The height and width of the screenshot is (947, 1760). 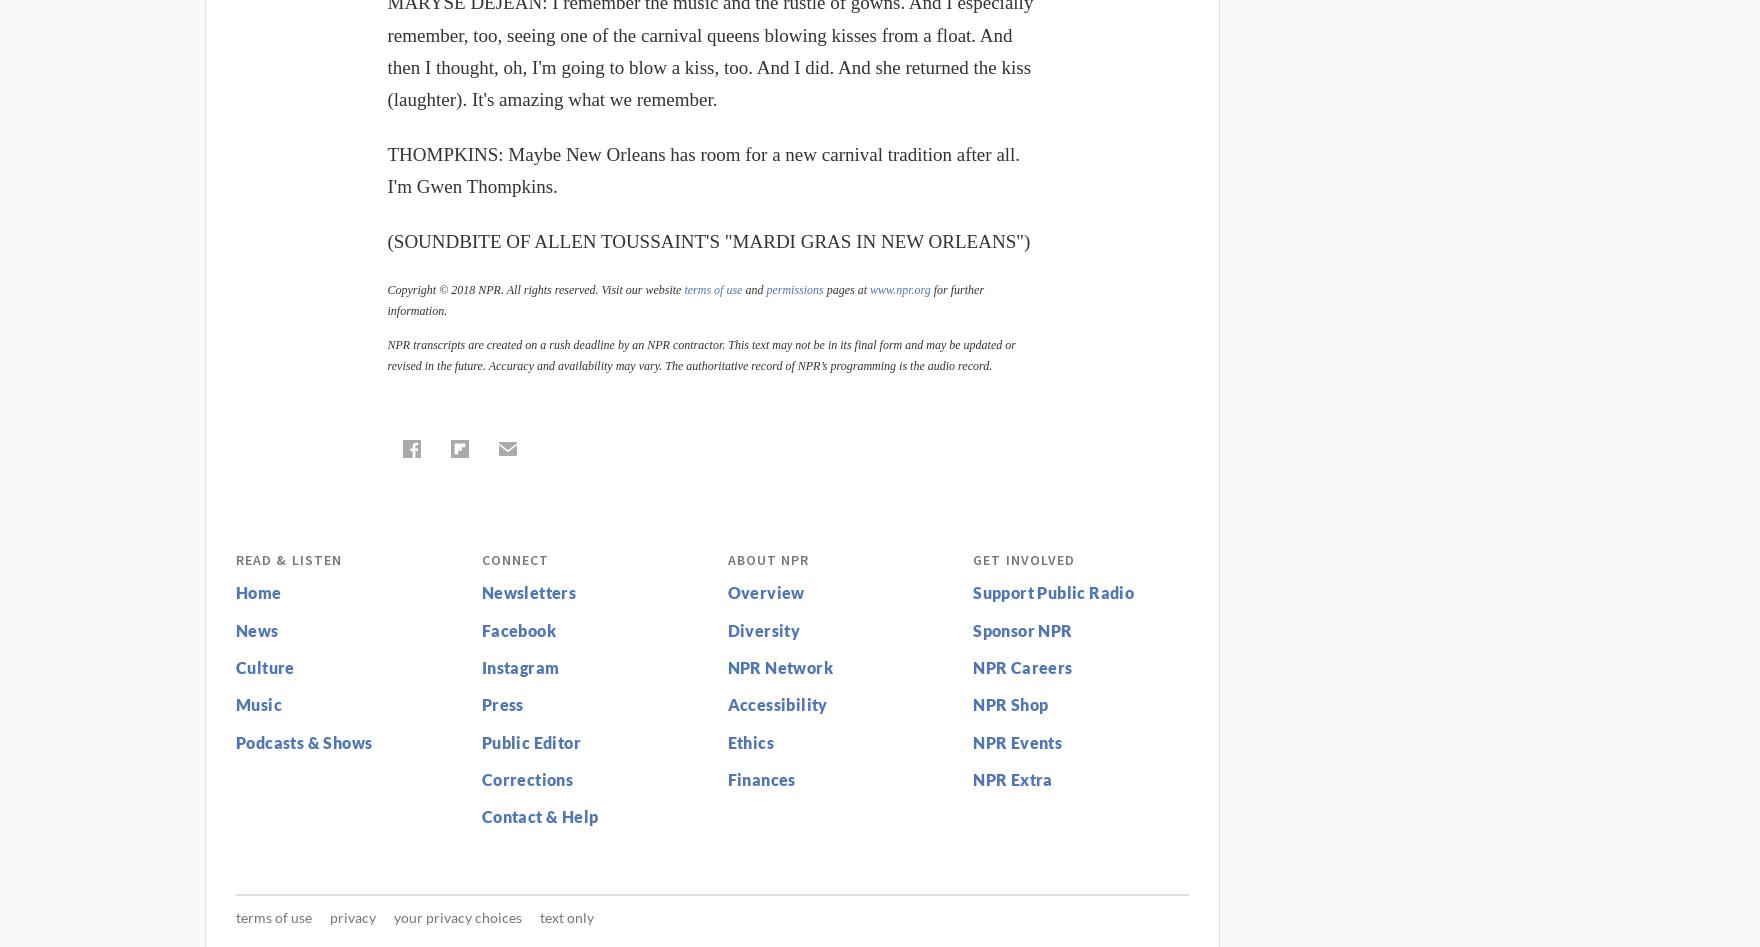 I want to click on 'Corrections', so click(x=526, y=779).